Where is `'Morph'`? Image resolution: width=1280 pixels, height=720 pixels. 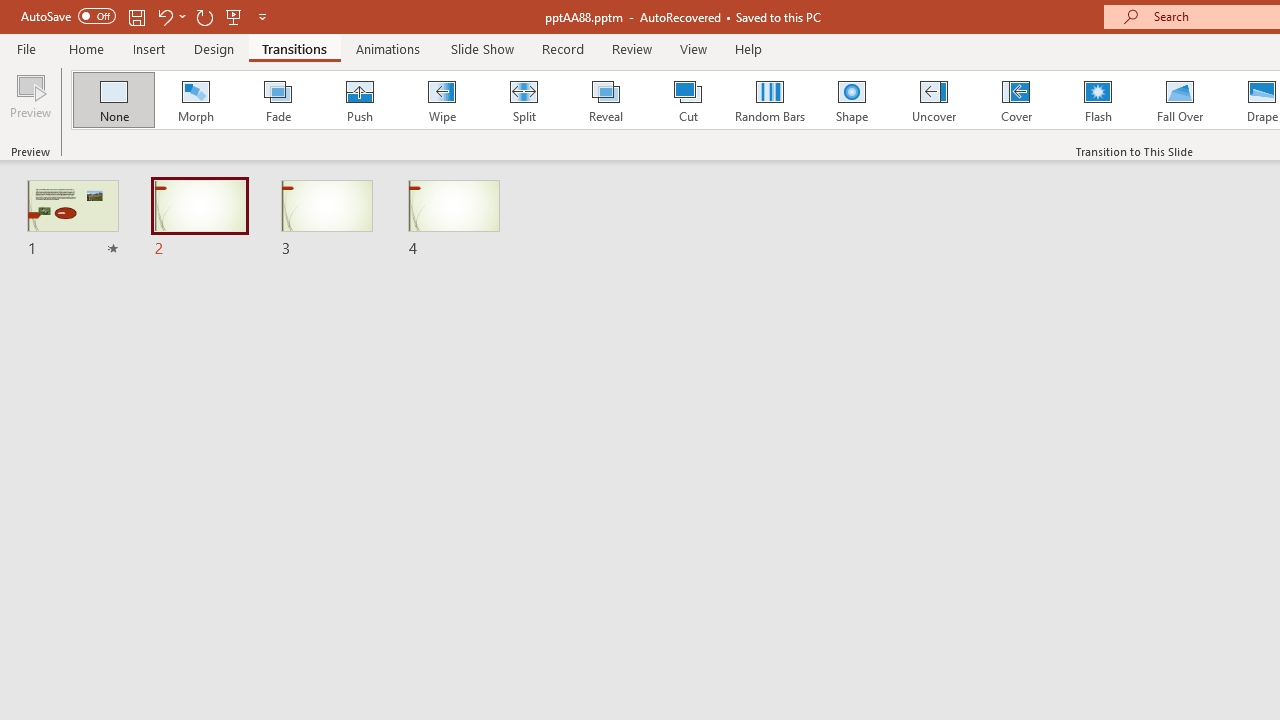
'Morph' is located at coordinates (195, 100).